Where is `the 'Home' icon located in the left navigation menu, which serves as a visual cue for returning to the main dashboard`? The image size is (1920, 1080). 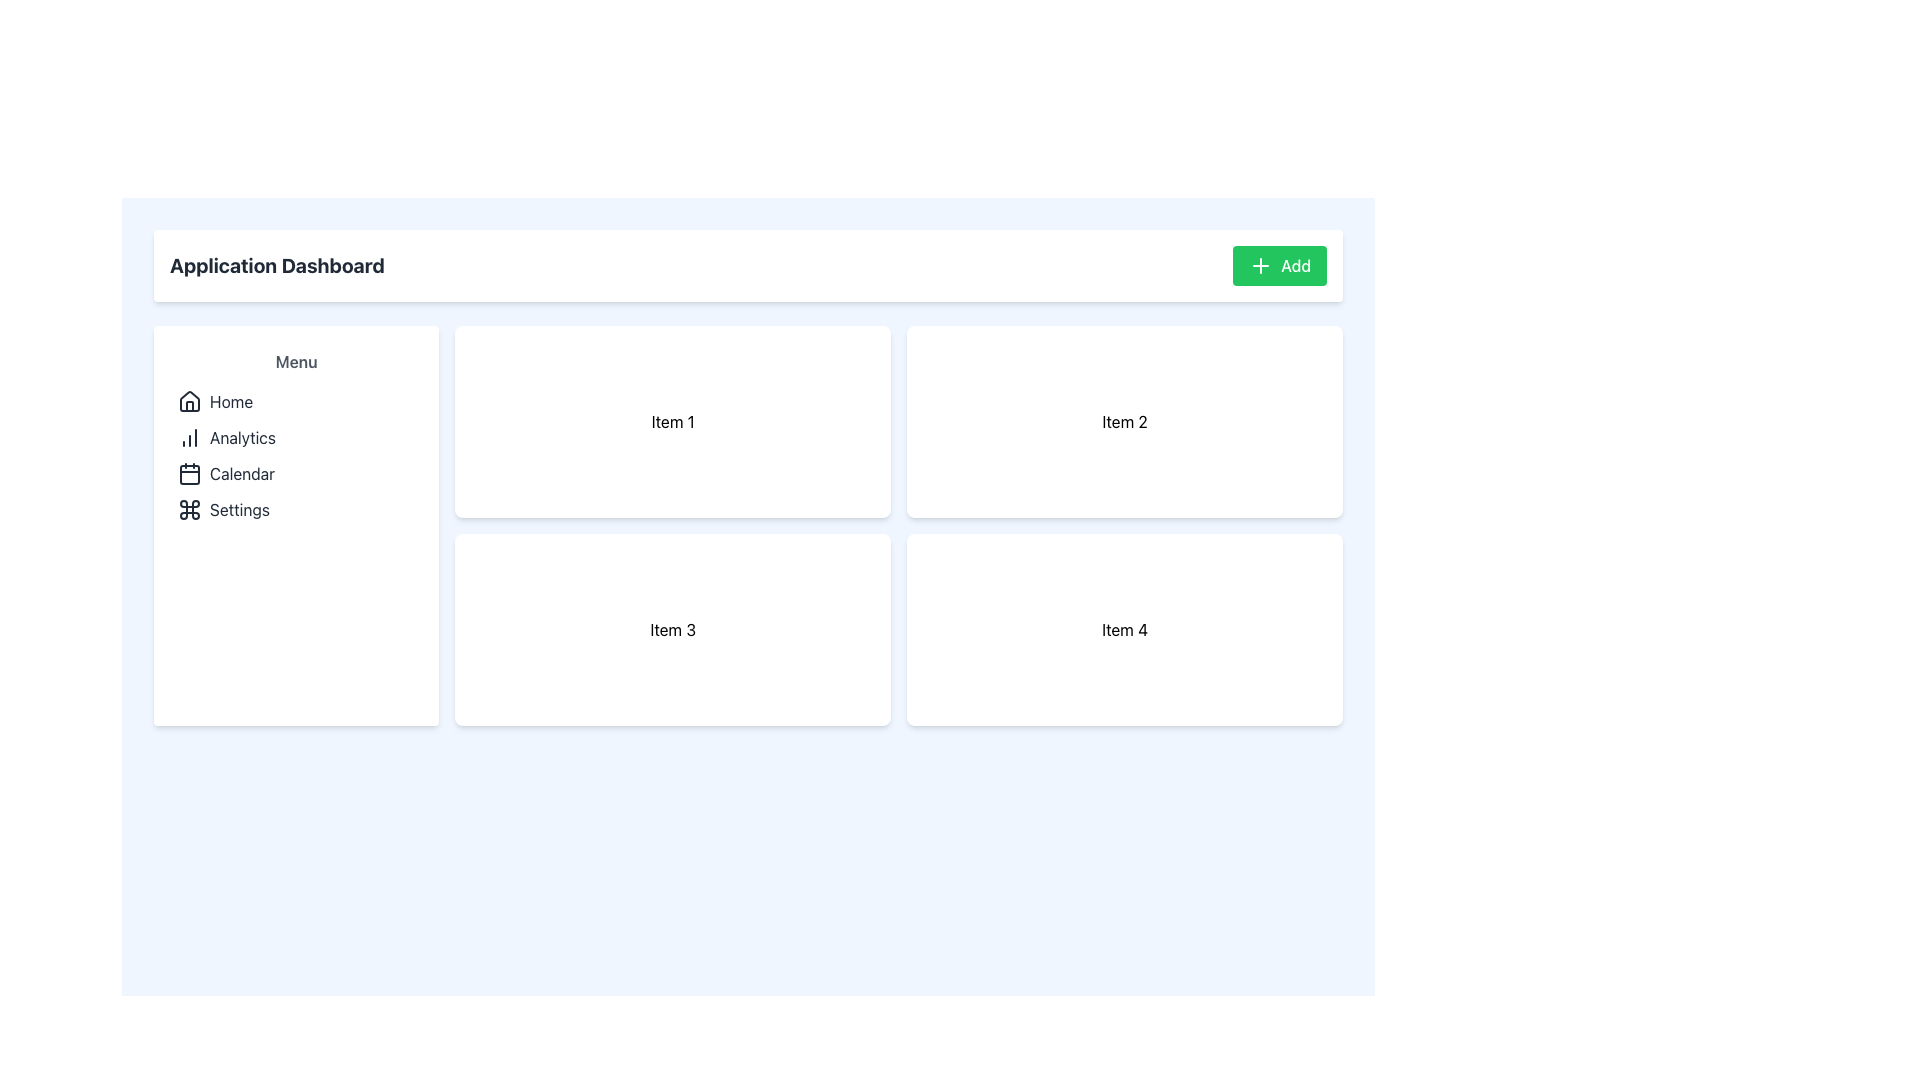
the 'Home' icon located in the left navigation menu, which serves as a visual cue for returning to the main dashboard is located at coordinates (190, 401).